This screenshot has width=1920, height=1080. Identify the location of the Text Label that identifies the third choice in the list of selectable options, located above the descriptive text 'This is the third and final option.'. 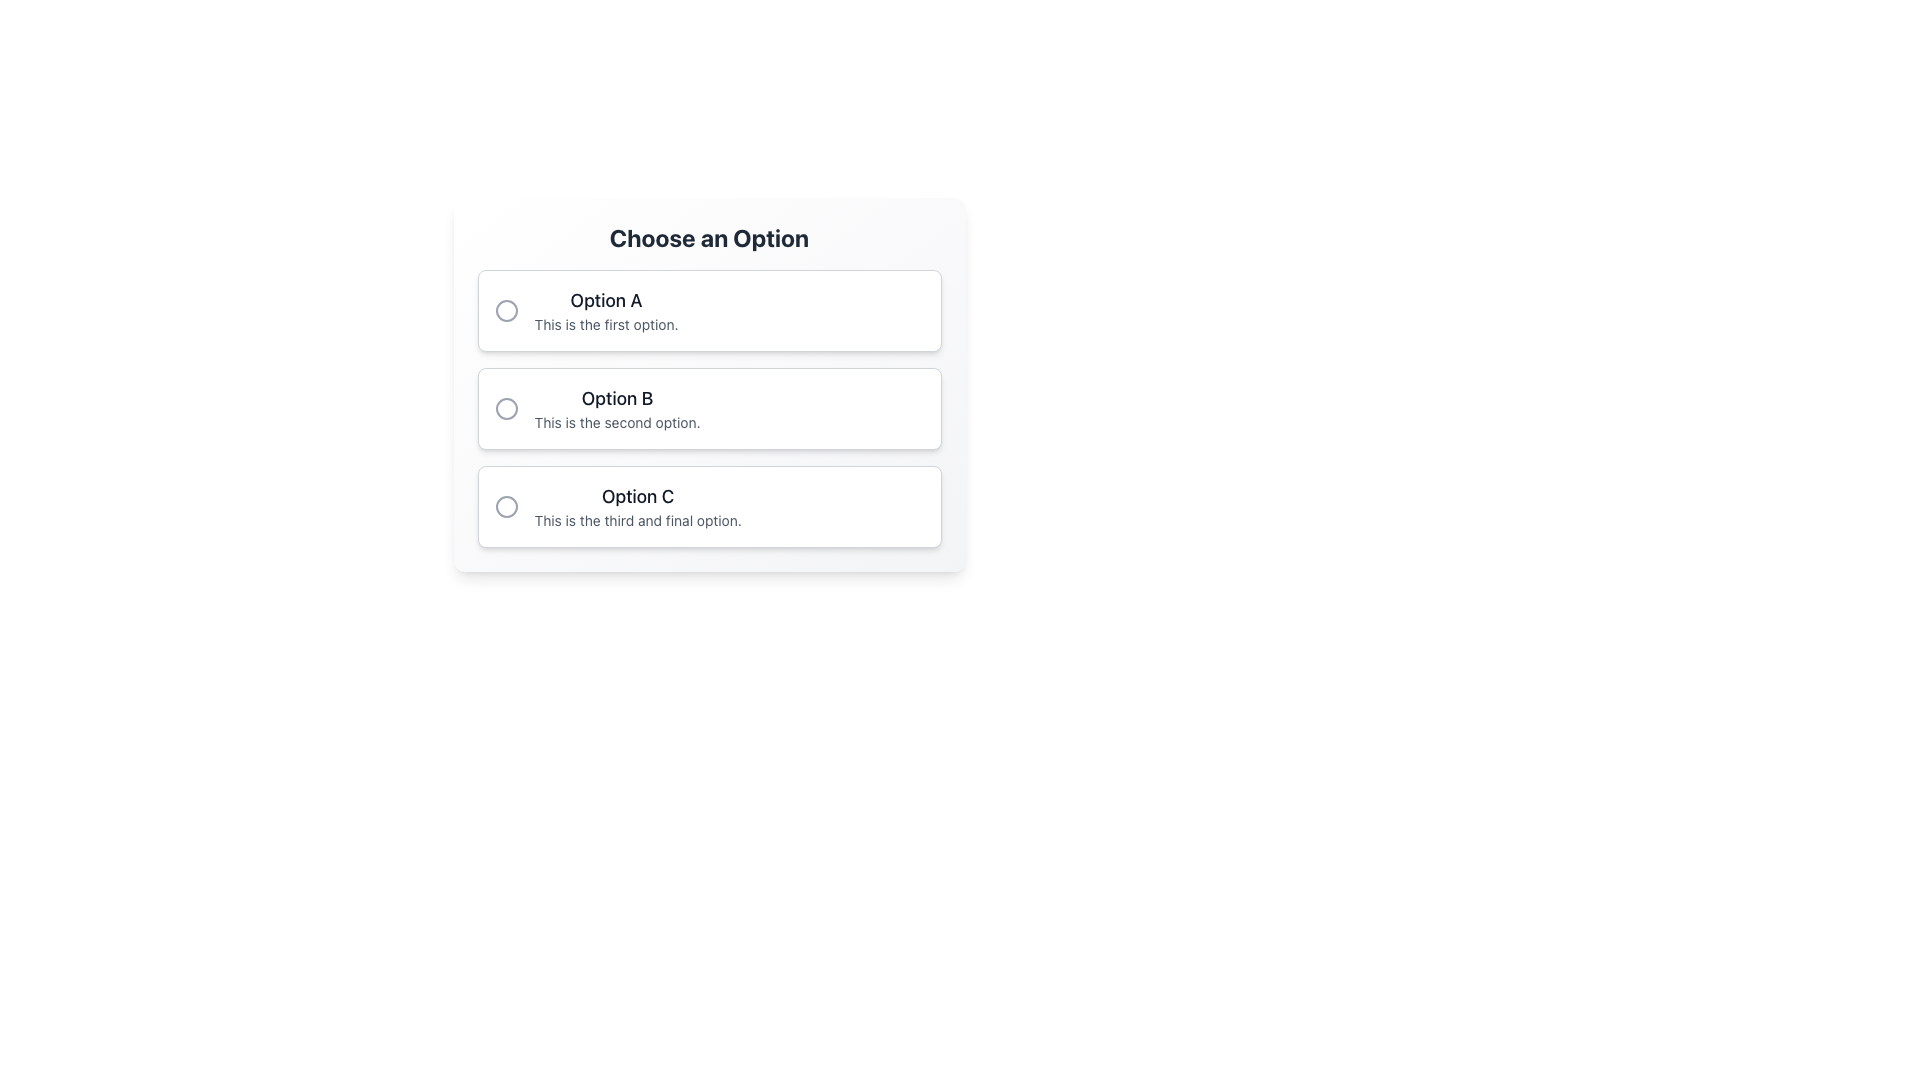
(637, 496).